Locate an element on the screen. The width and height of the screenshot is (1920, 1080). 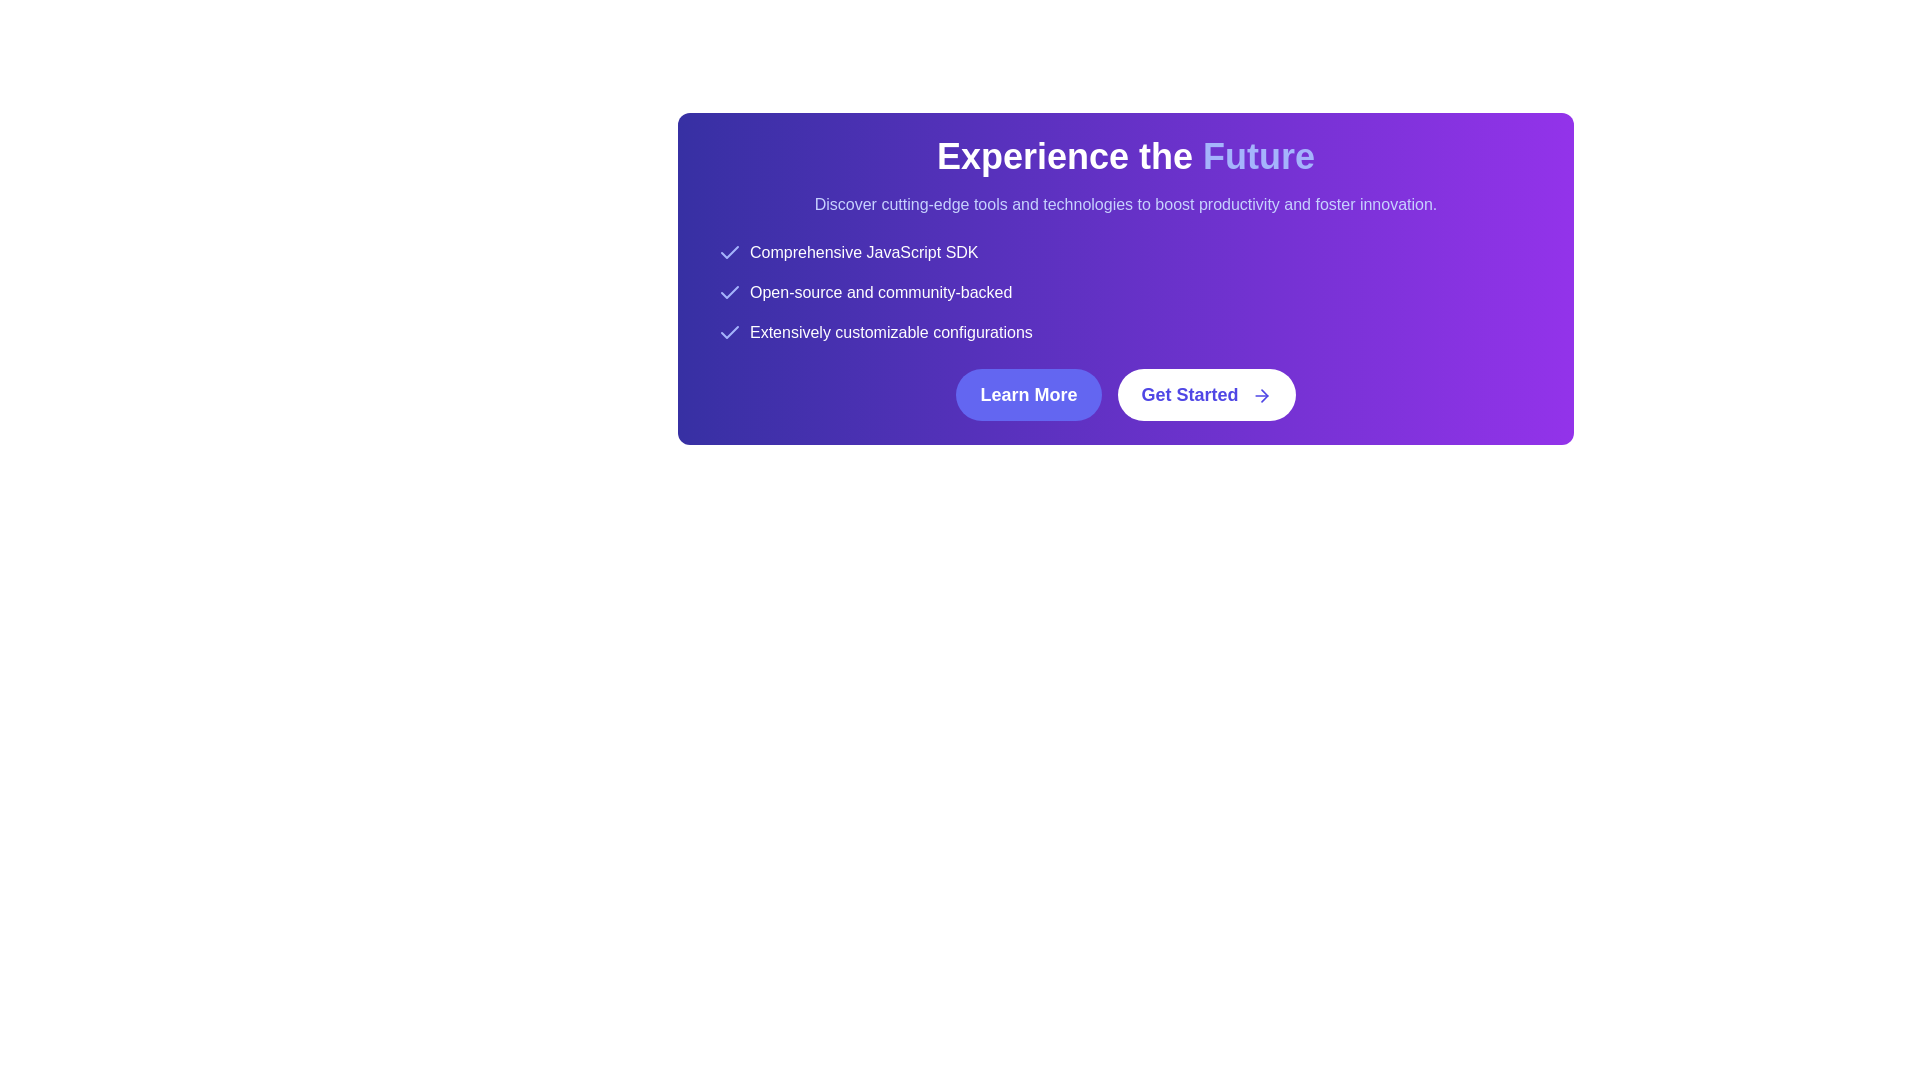
the 'Learn More' button with rounded corners and indigo blue background to observe its hover effects is located at coordinates (1028, 394).